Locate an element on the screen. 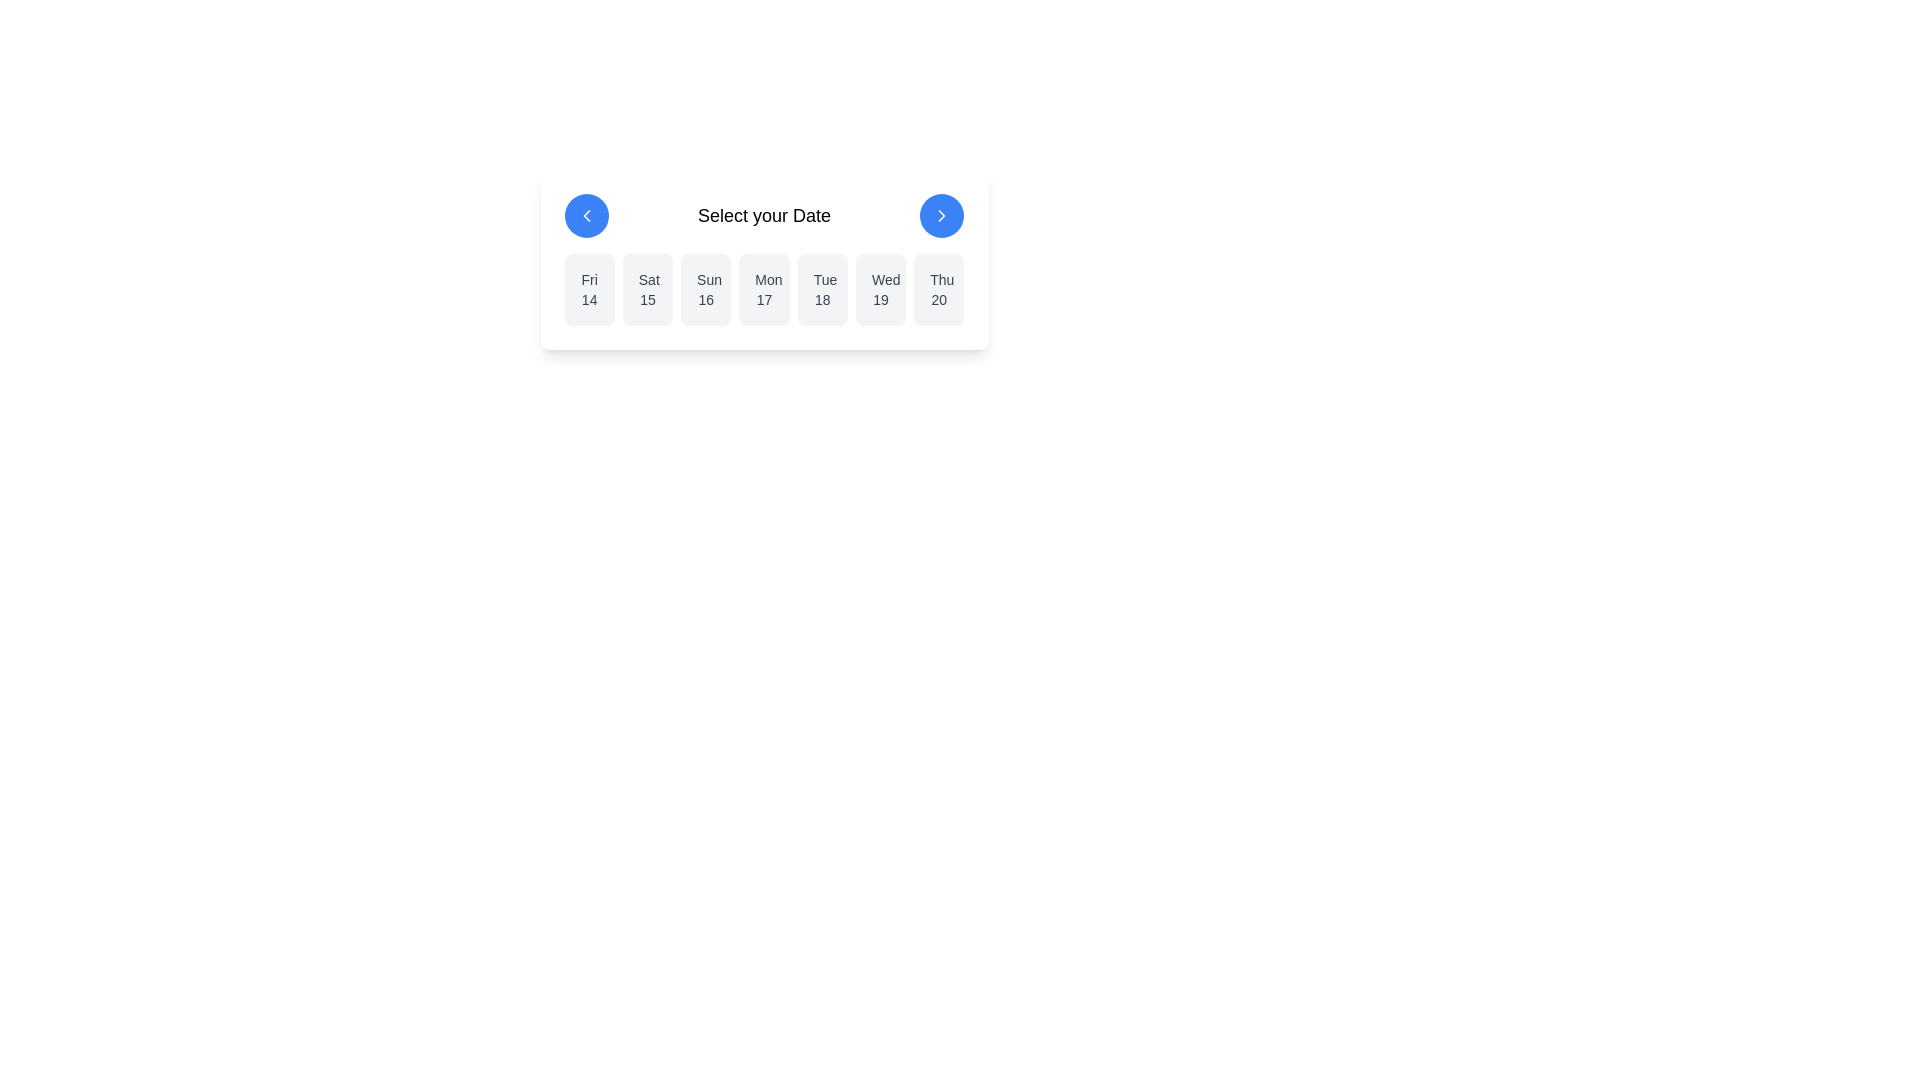  the selectable date button for Tuesday the 18th, which is the fifth button in the grid under 'Select your Date' is located at coordinates (822, 289).